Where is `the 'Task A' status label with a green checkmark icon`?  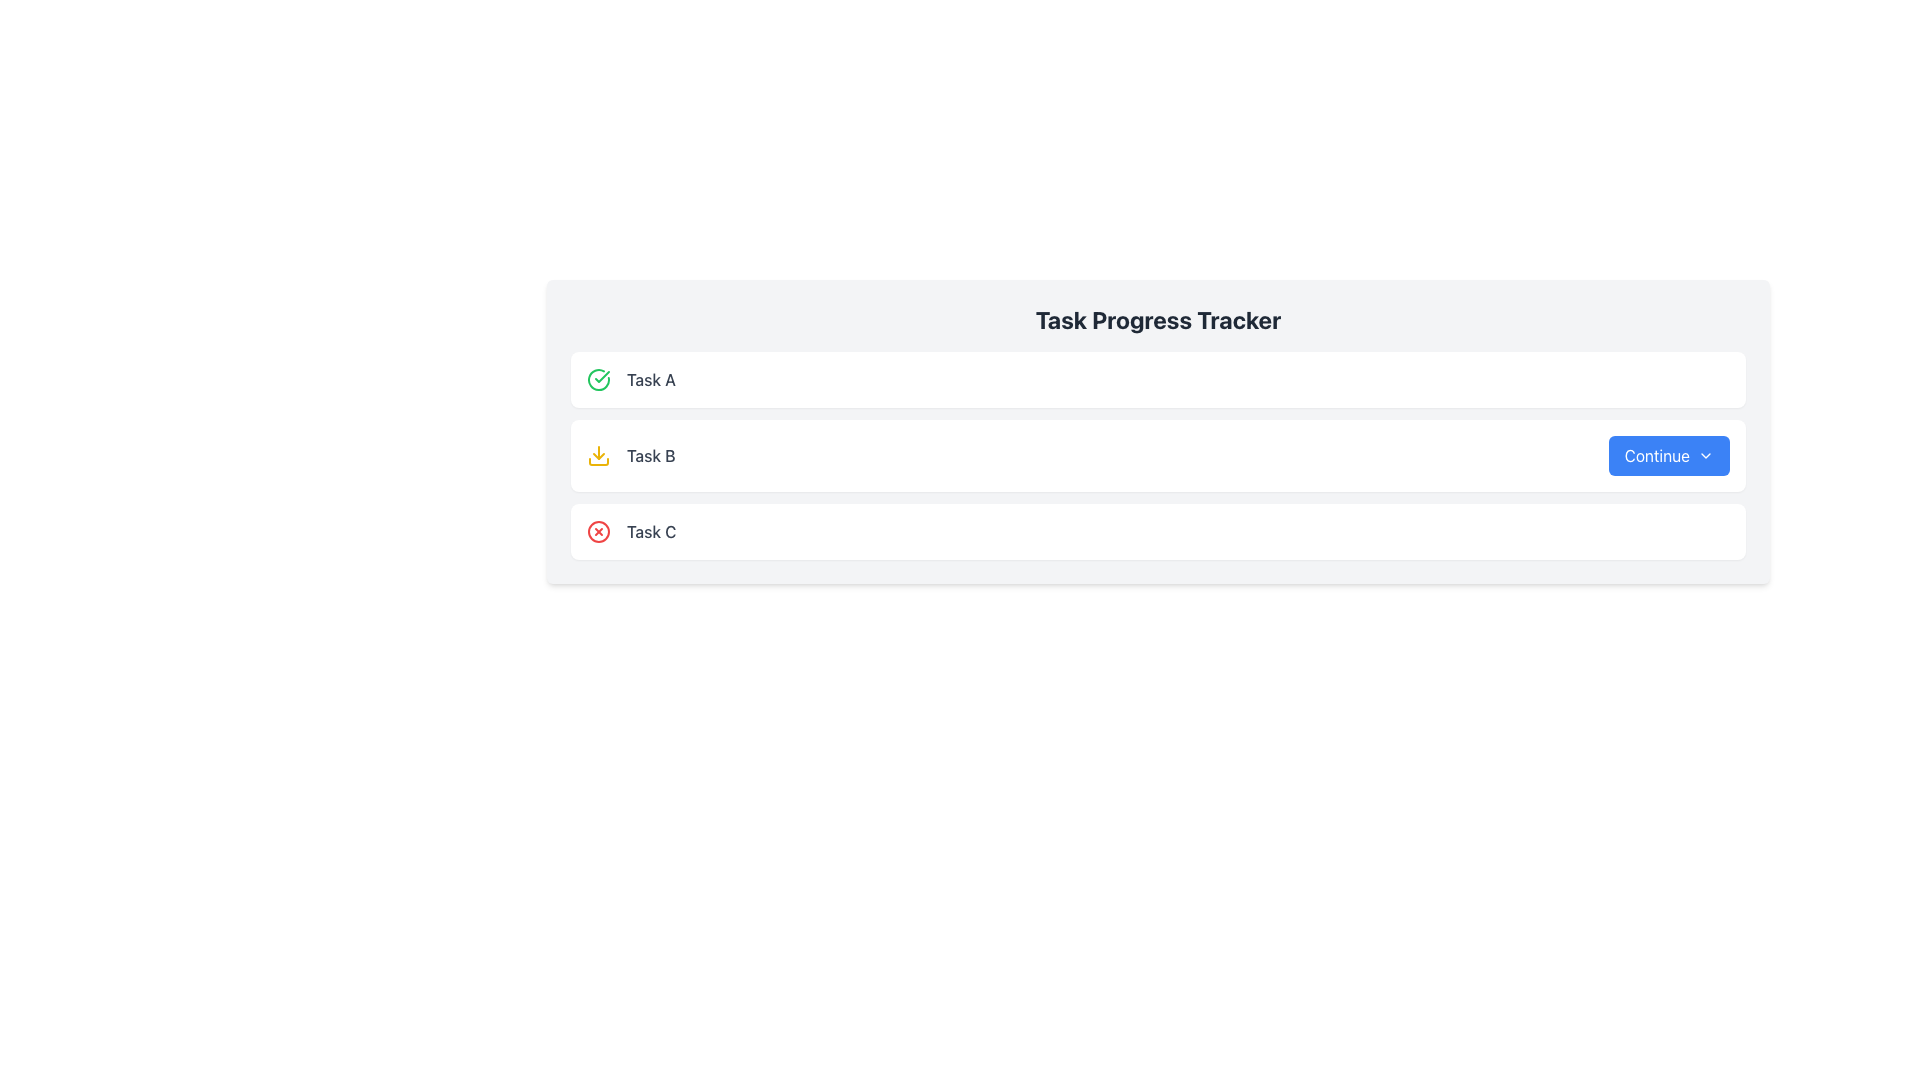
the 'Task A' status label with a green checkmark icon is located at coordinates (630, 380).